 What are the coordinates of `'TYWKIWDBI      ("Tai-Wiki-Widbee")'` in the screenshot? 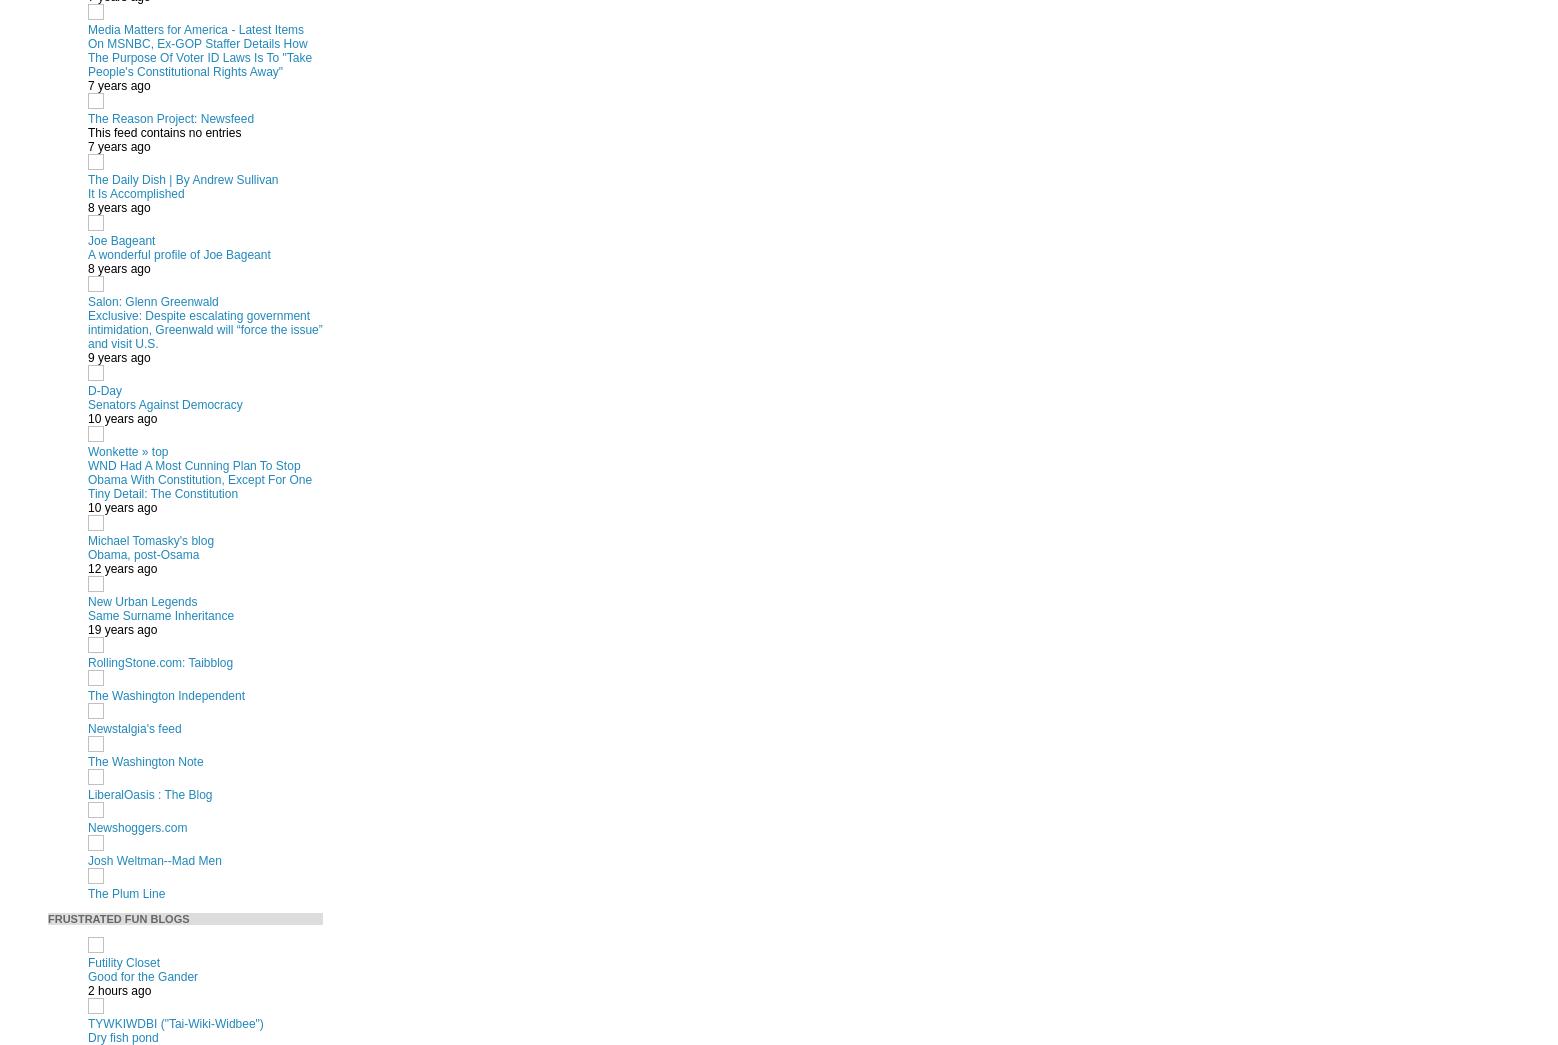 It's located at (87, 1022).